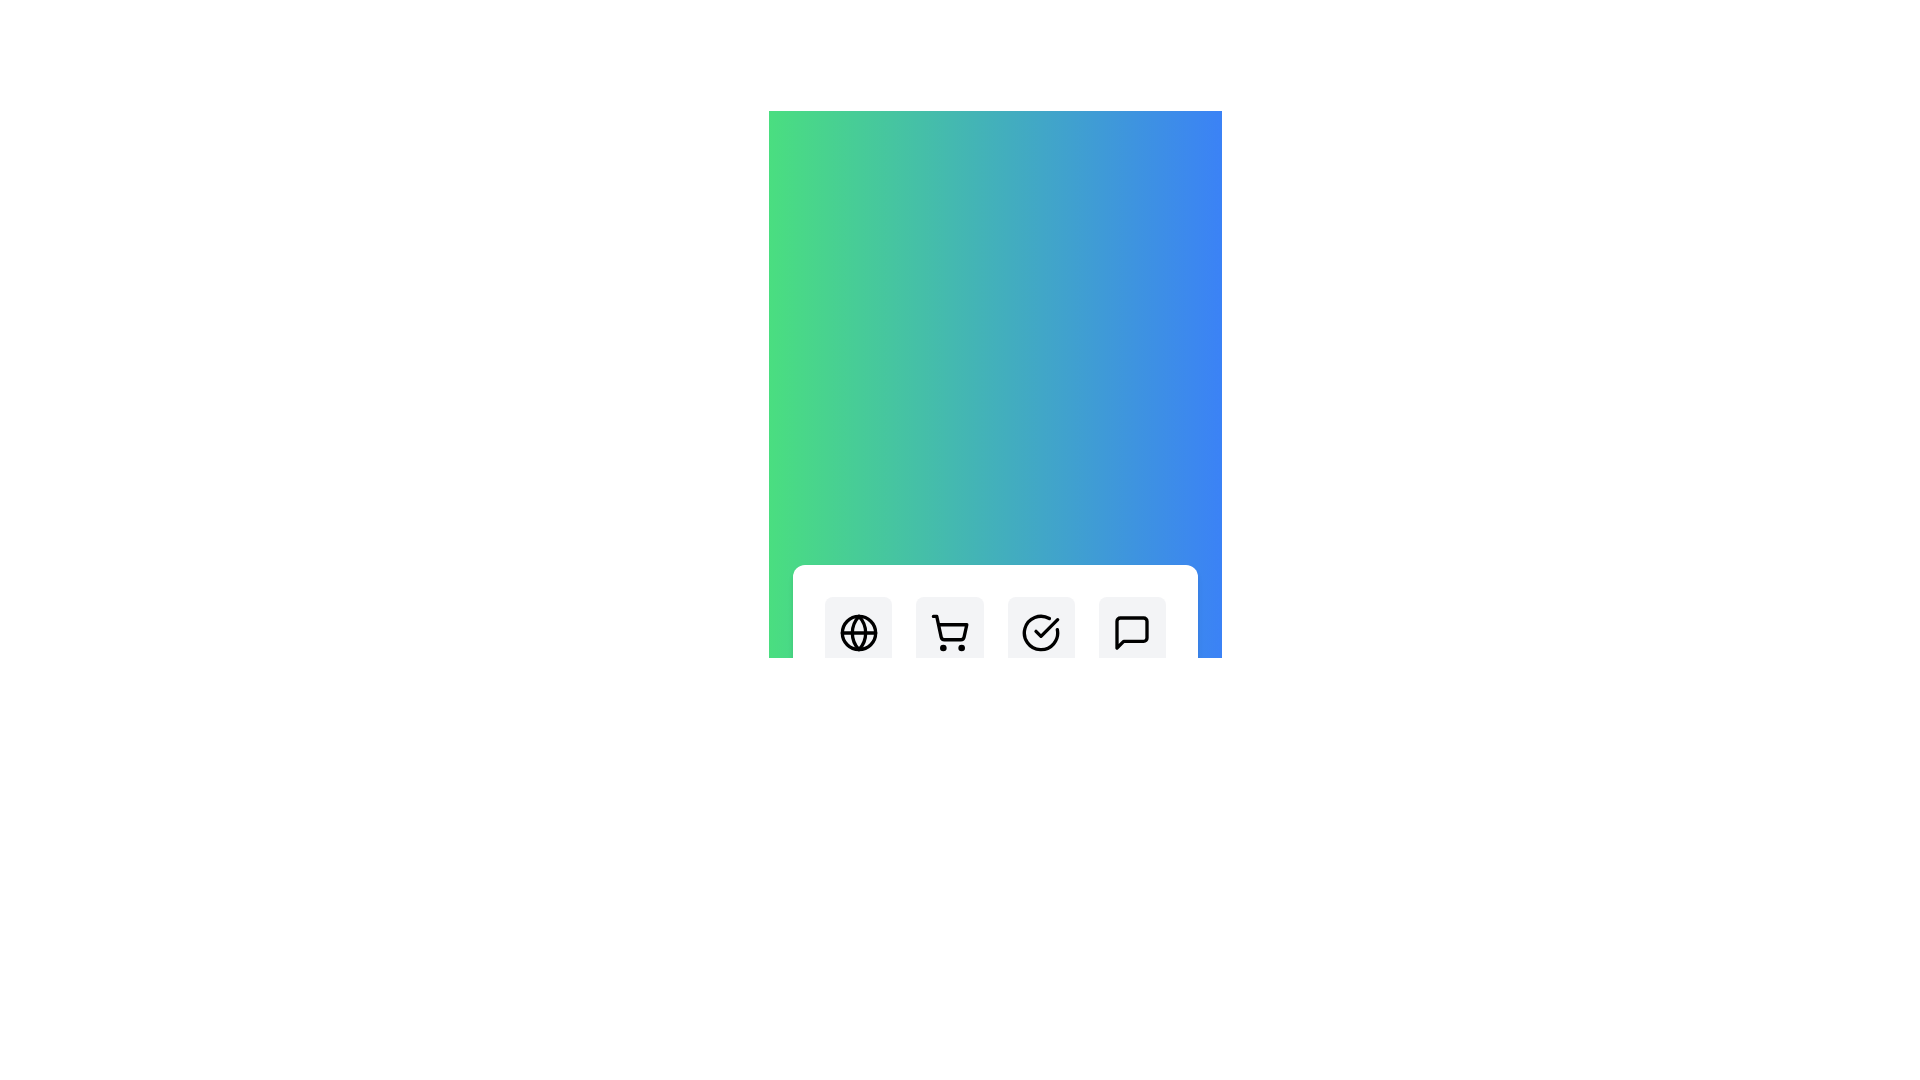  Describe the element at coordinates (1132, 651) in the screenshot. I see `the 'Communicate' button` at that location.